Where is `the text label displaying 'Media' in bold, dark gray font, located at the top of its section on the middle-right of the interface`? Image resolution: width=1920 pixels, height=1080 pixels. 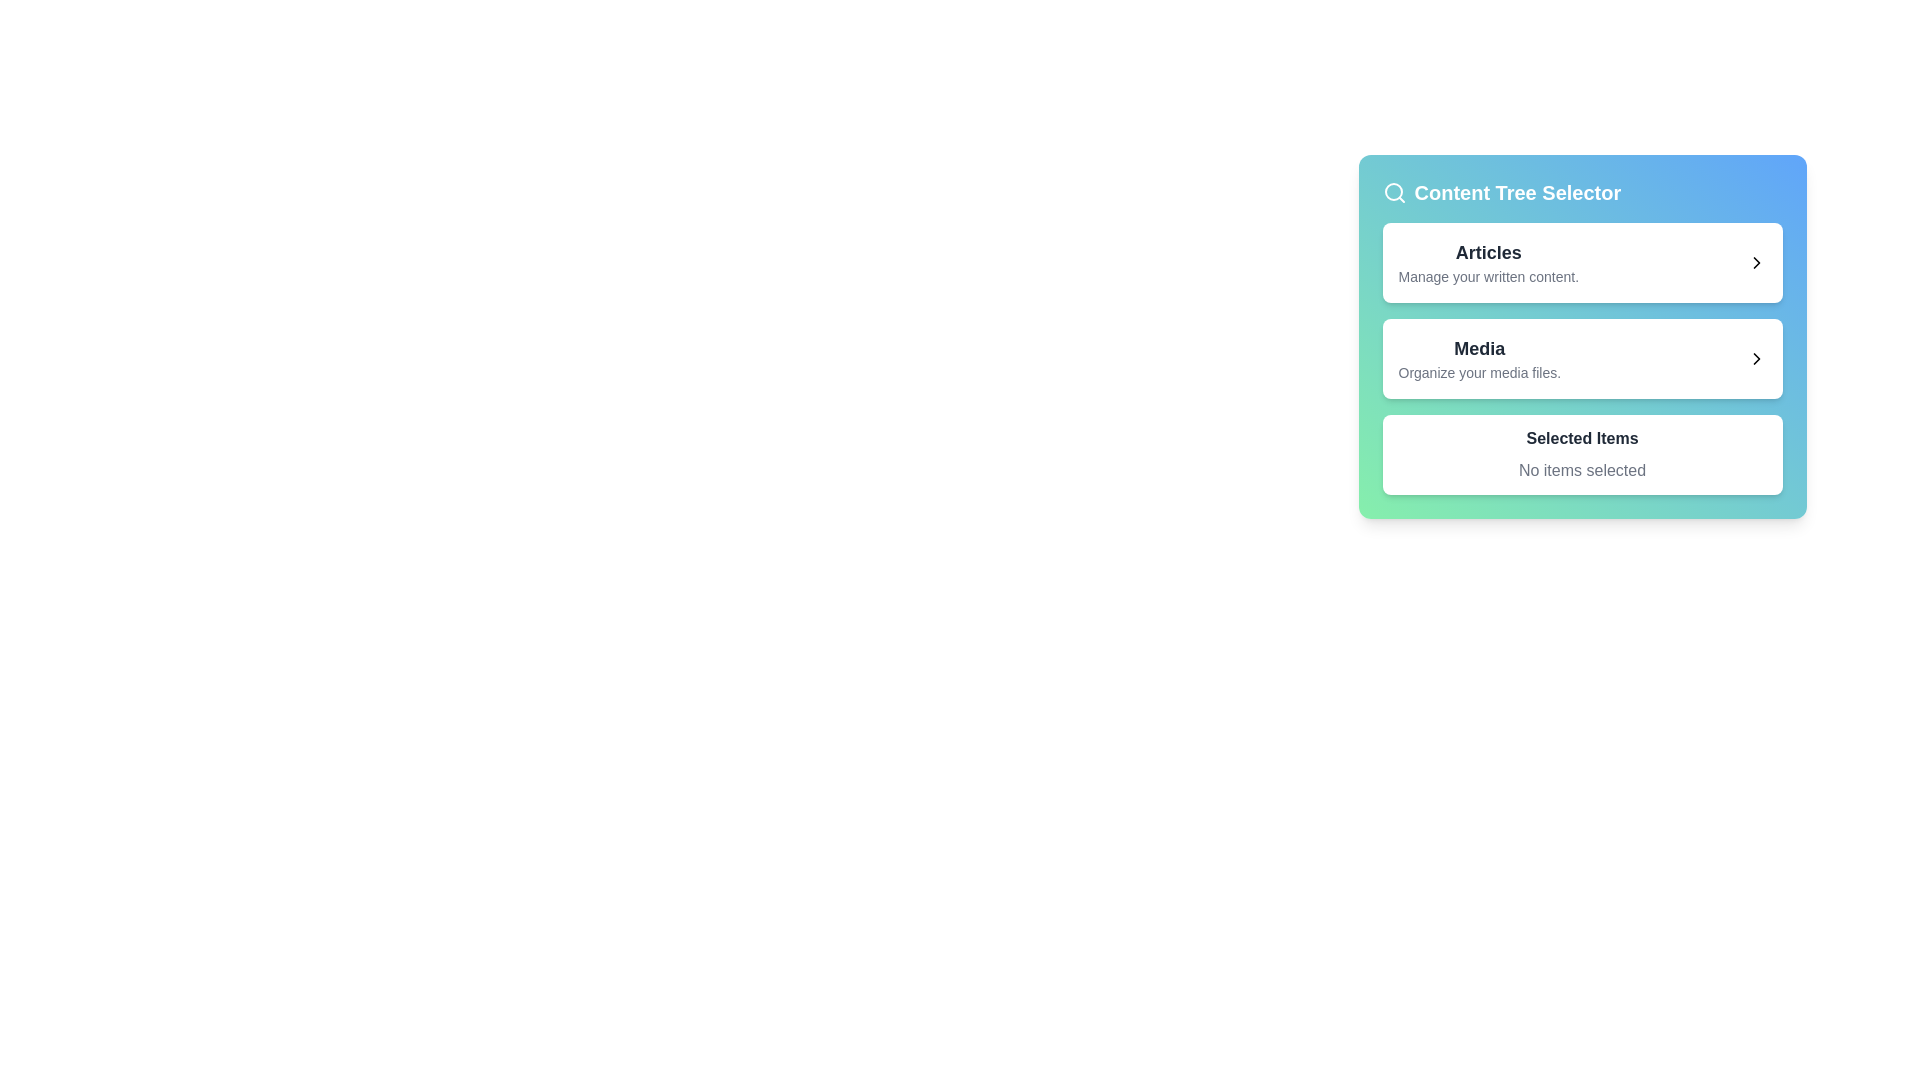 the text label displaying 'Media' in bold, dark gray font, located at the top of its section on the middle-right of the interface is located at coordinates (1479, 347).